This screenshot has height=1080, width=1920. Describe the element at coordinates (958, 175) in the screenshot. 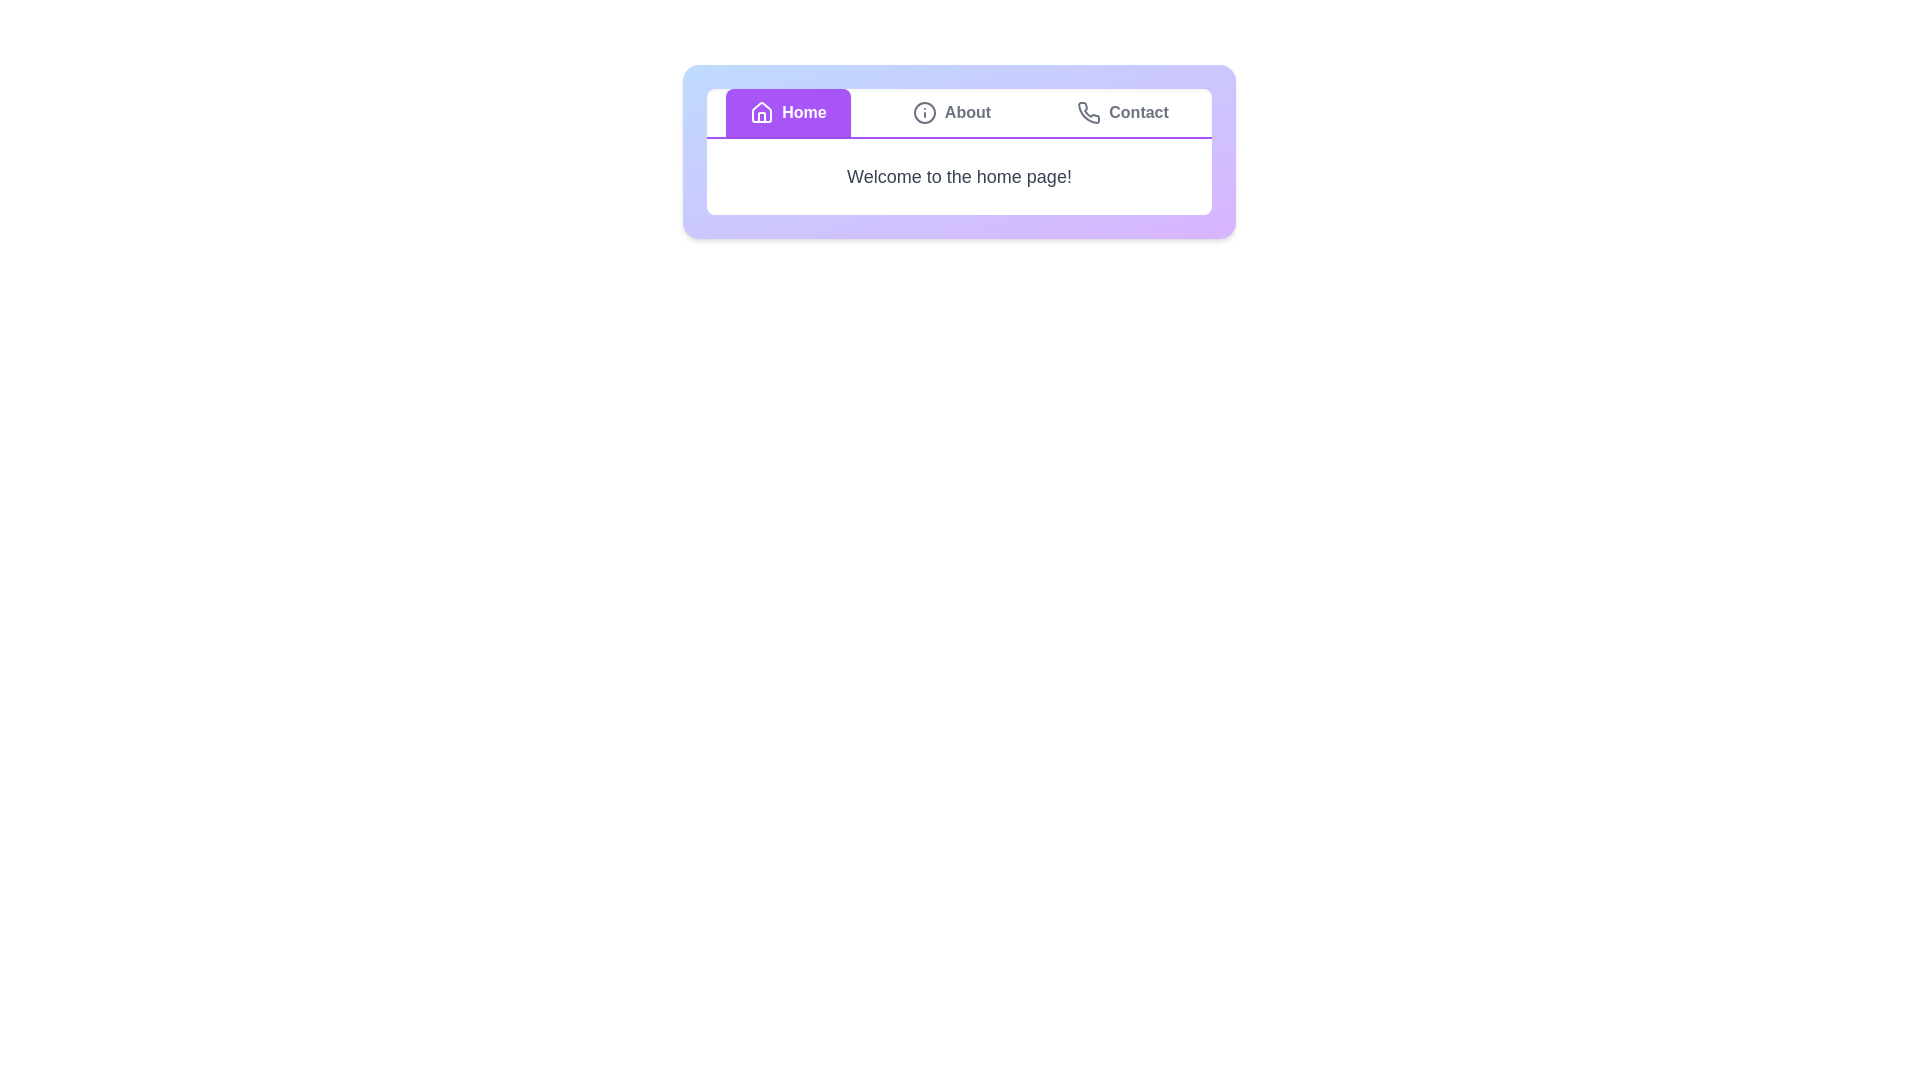

I see `the text within the displayed content area of the active tab` at that location.